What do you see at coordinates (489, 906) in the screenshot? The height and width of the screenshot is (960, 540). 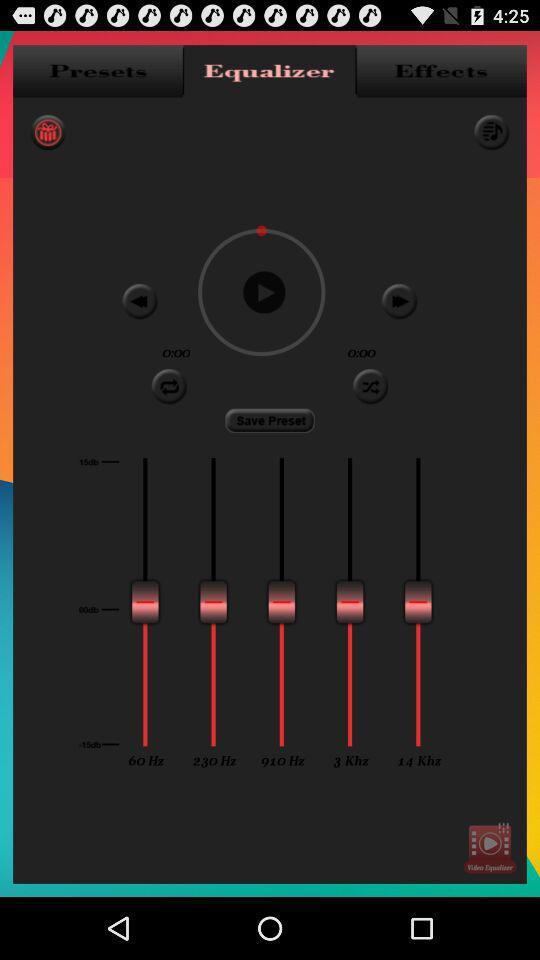 I see `the play icon` at bounding box center [489, 906].